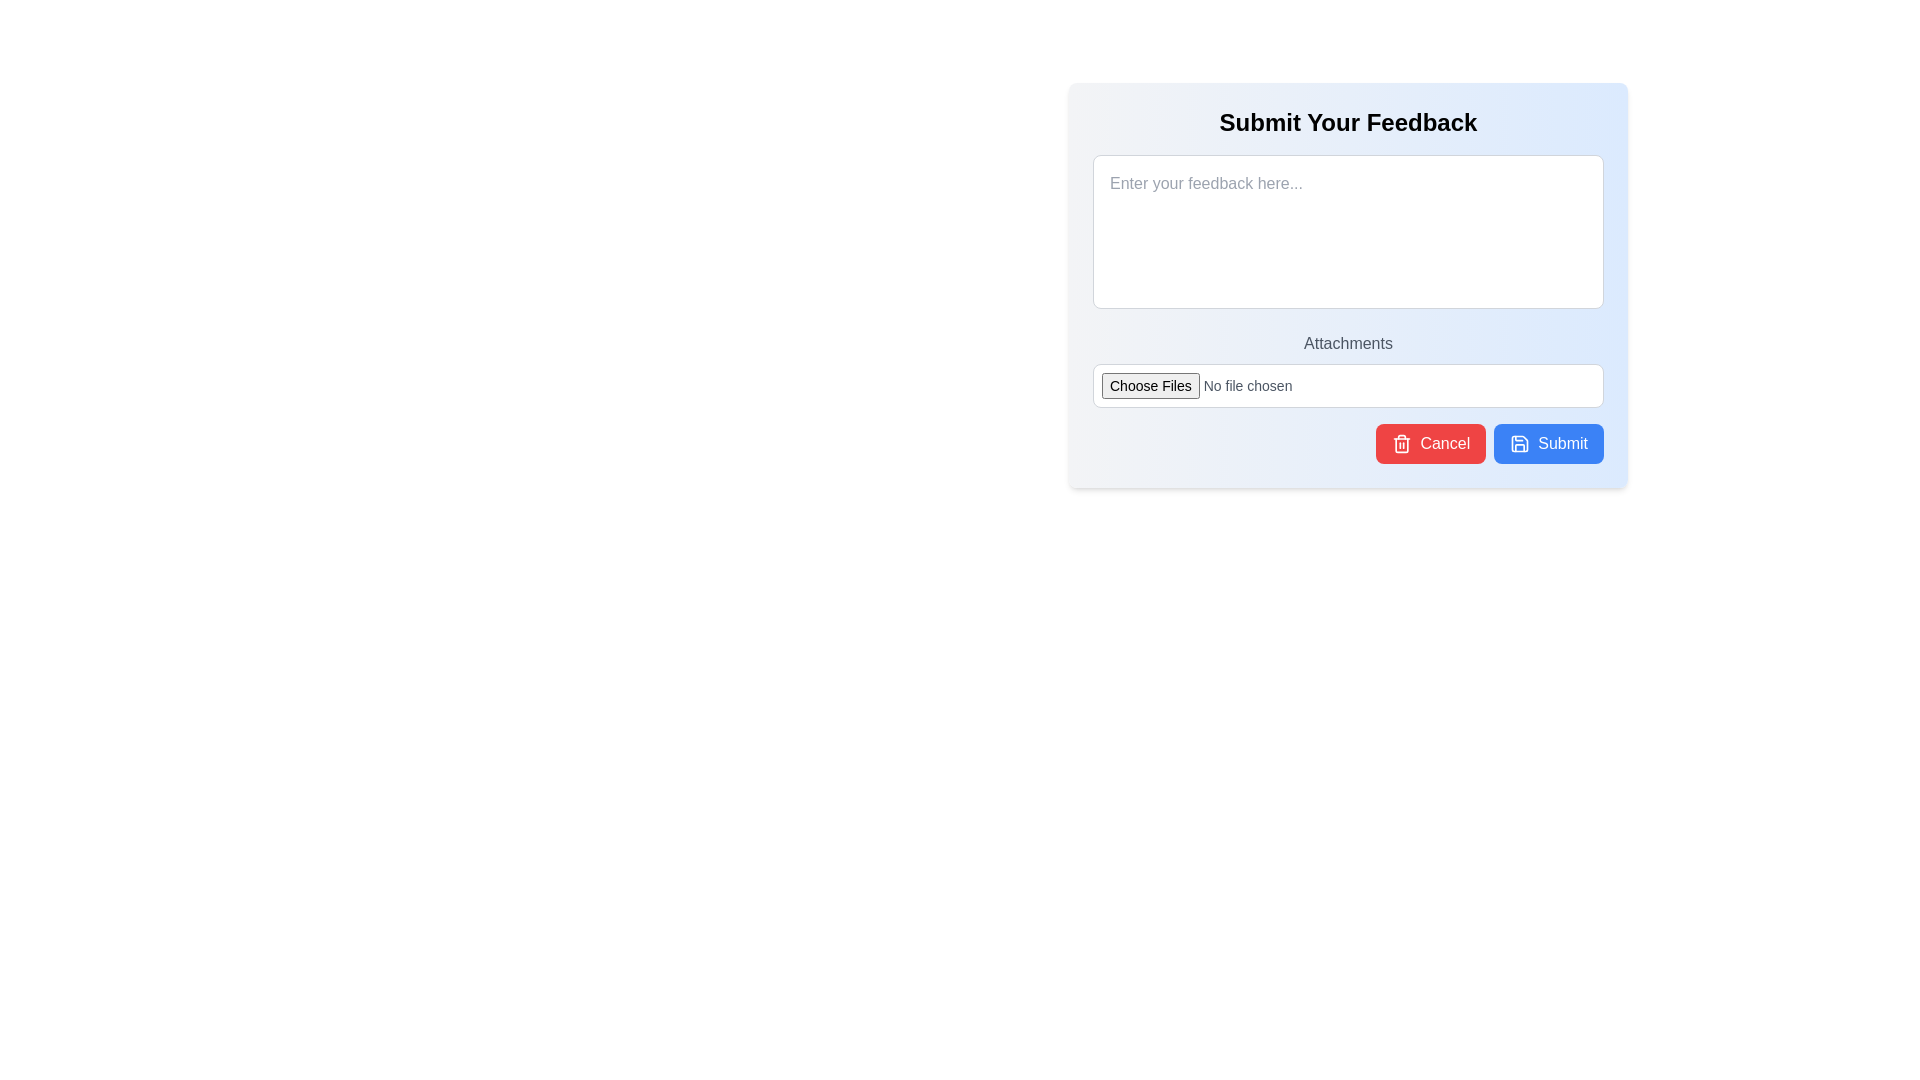  I want to click on the cancel button located in the bottom-right section of the form, which is to the left of the blue 'Submit' button, so click(1430, 442).